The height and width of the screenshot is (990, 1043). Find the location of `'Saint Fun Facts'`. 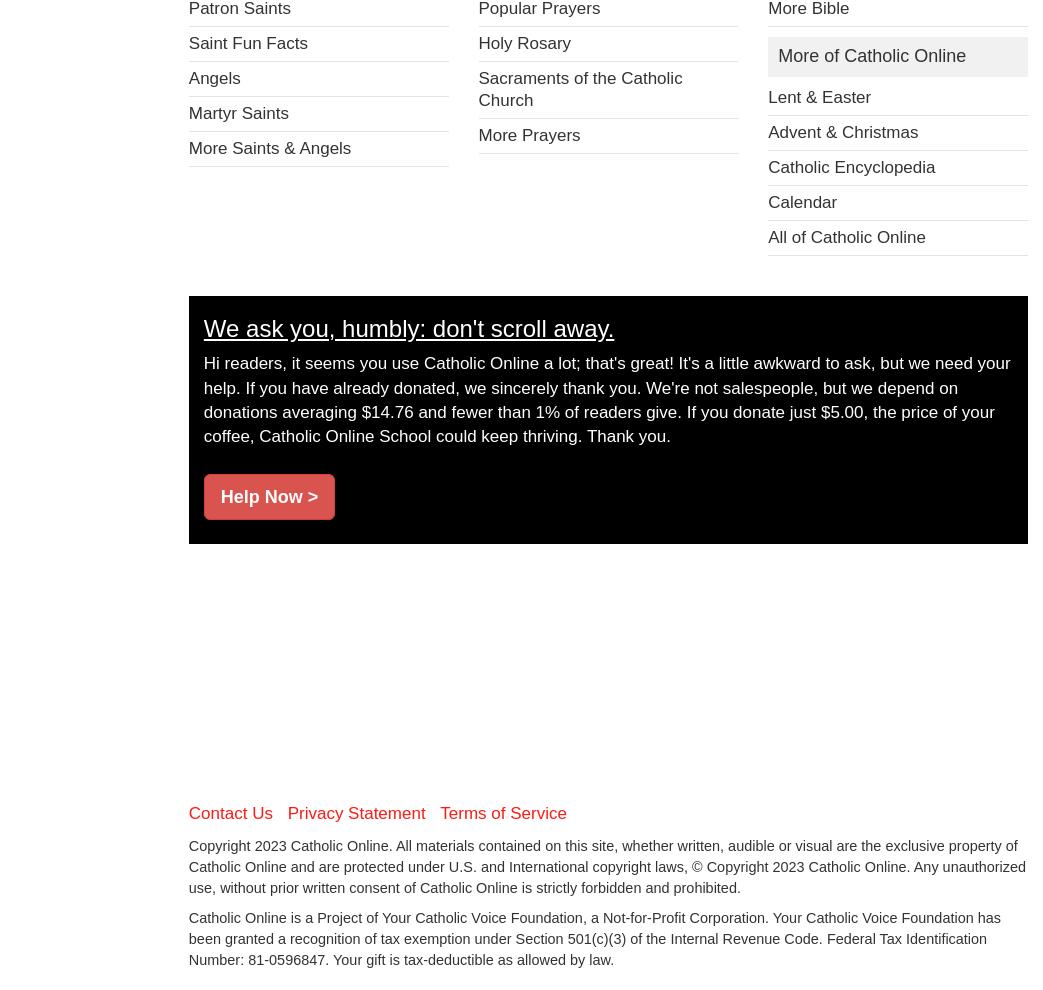

'Saint Fun Facts' is located at coordinates (186, 41).